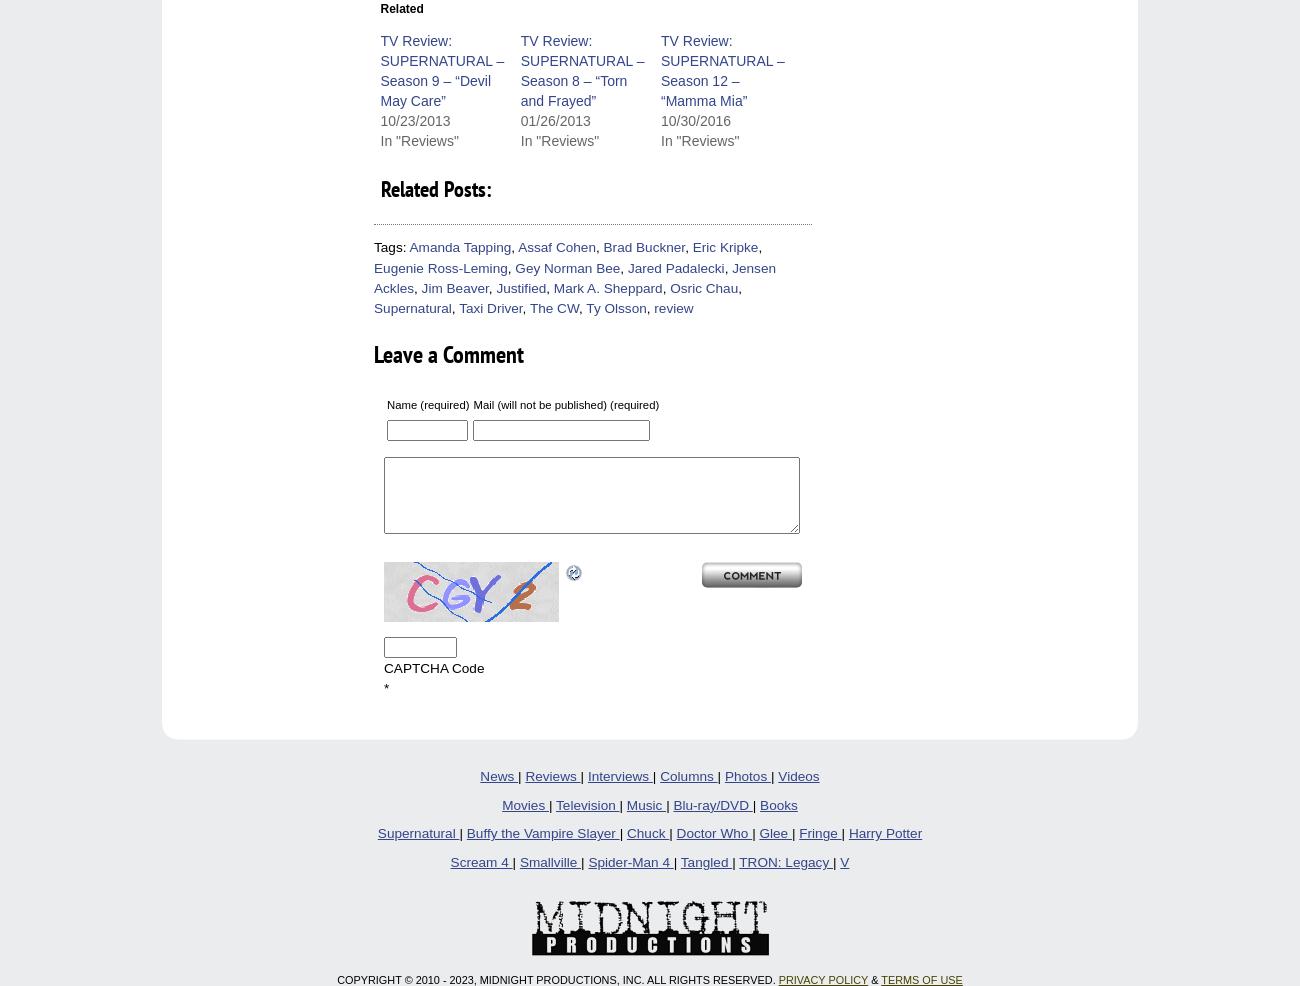  What do you see at coordinates (713, 832) in the screenshot?
I see `'Doctor Who'` at bounding box center [713, 832].